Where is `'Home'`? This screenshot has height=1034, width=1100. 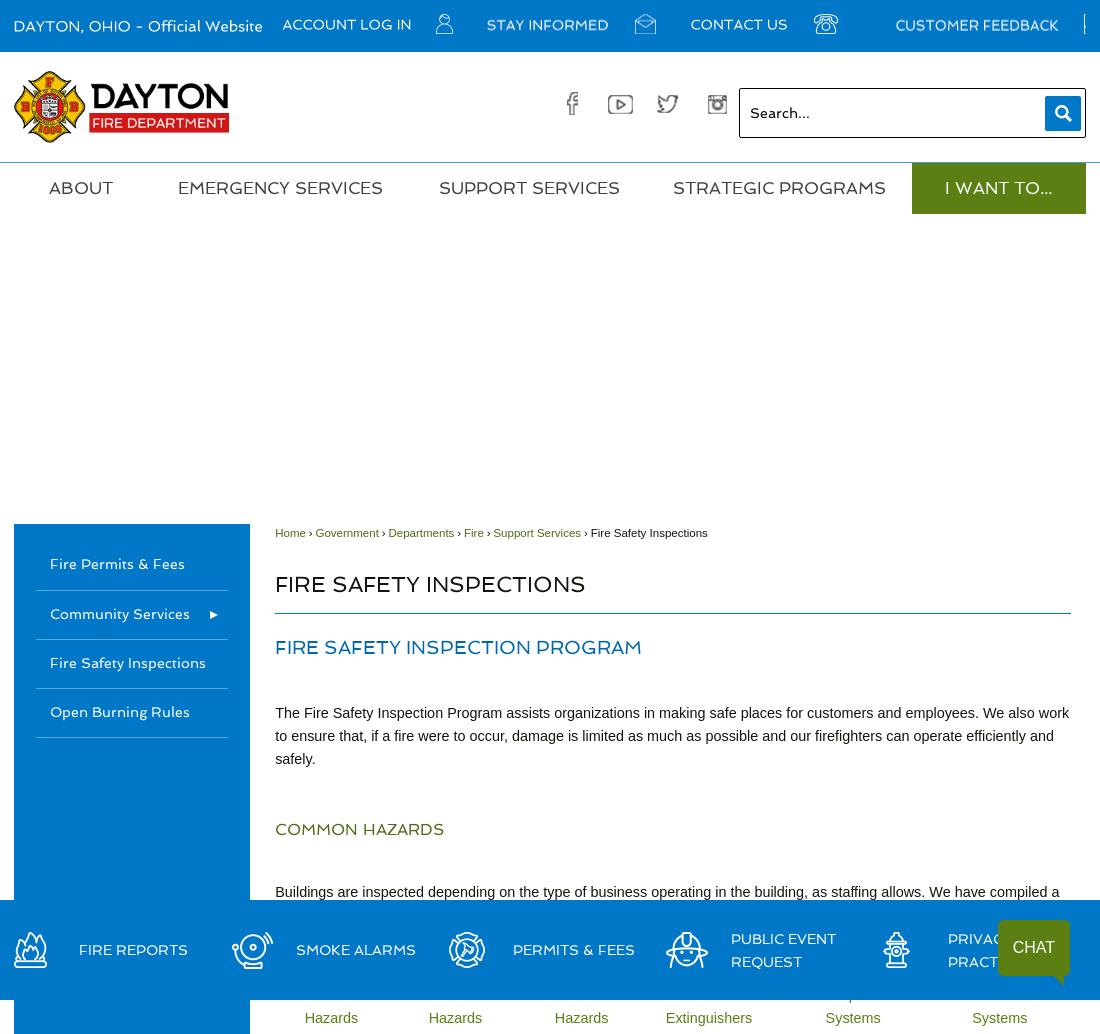
'Home' is located at coordinates (288, 531).